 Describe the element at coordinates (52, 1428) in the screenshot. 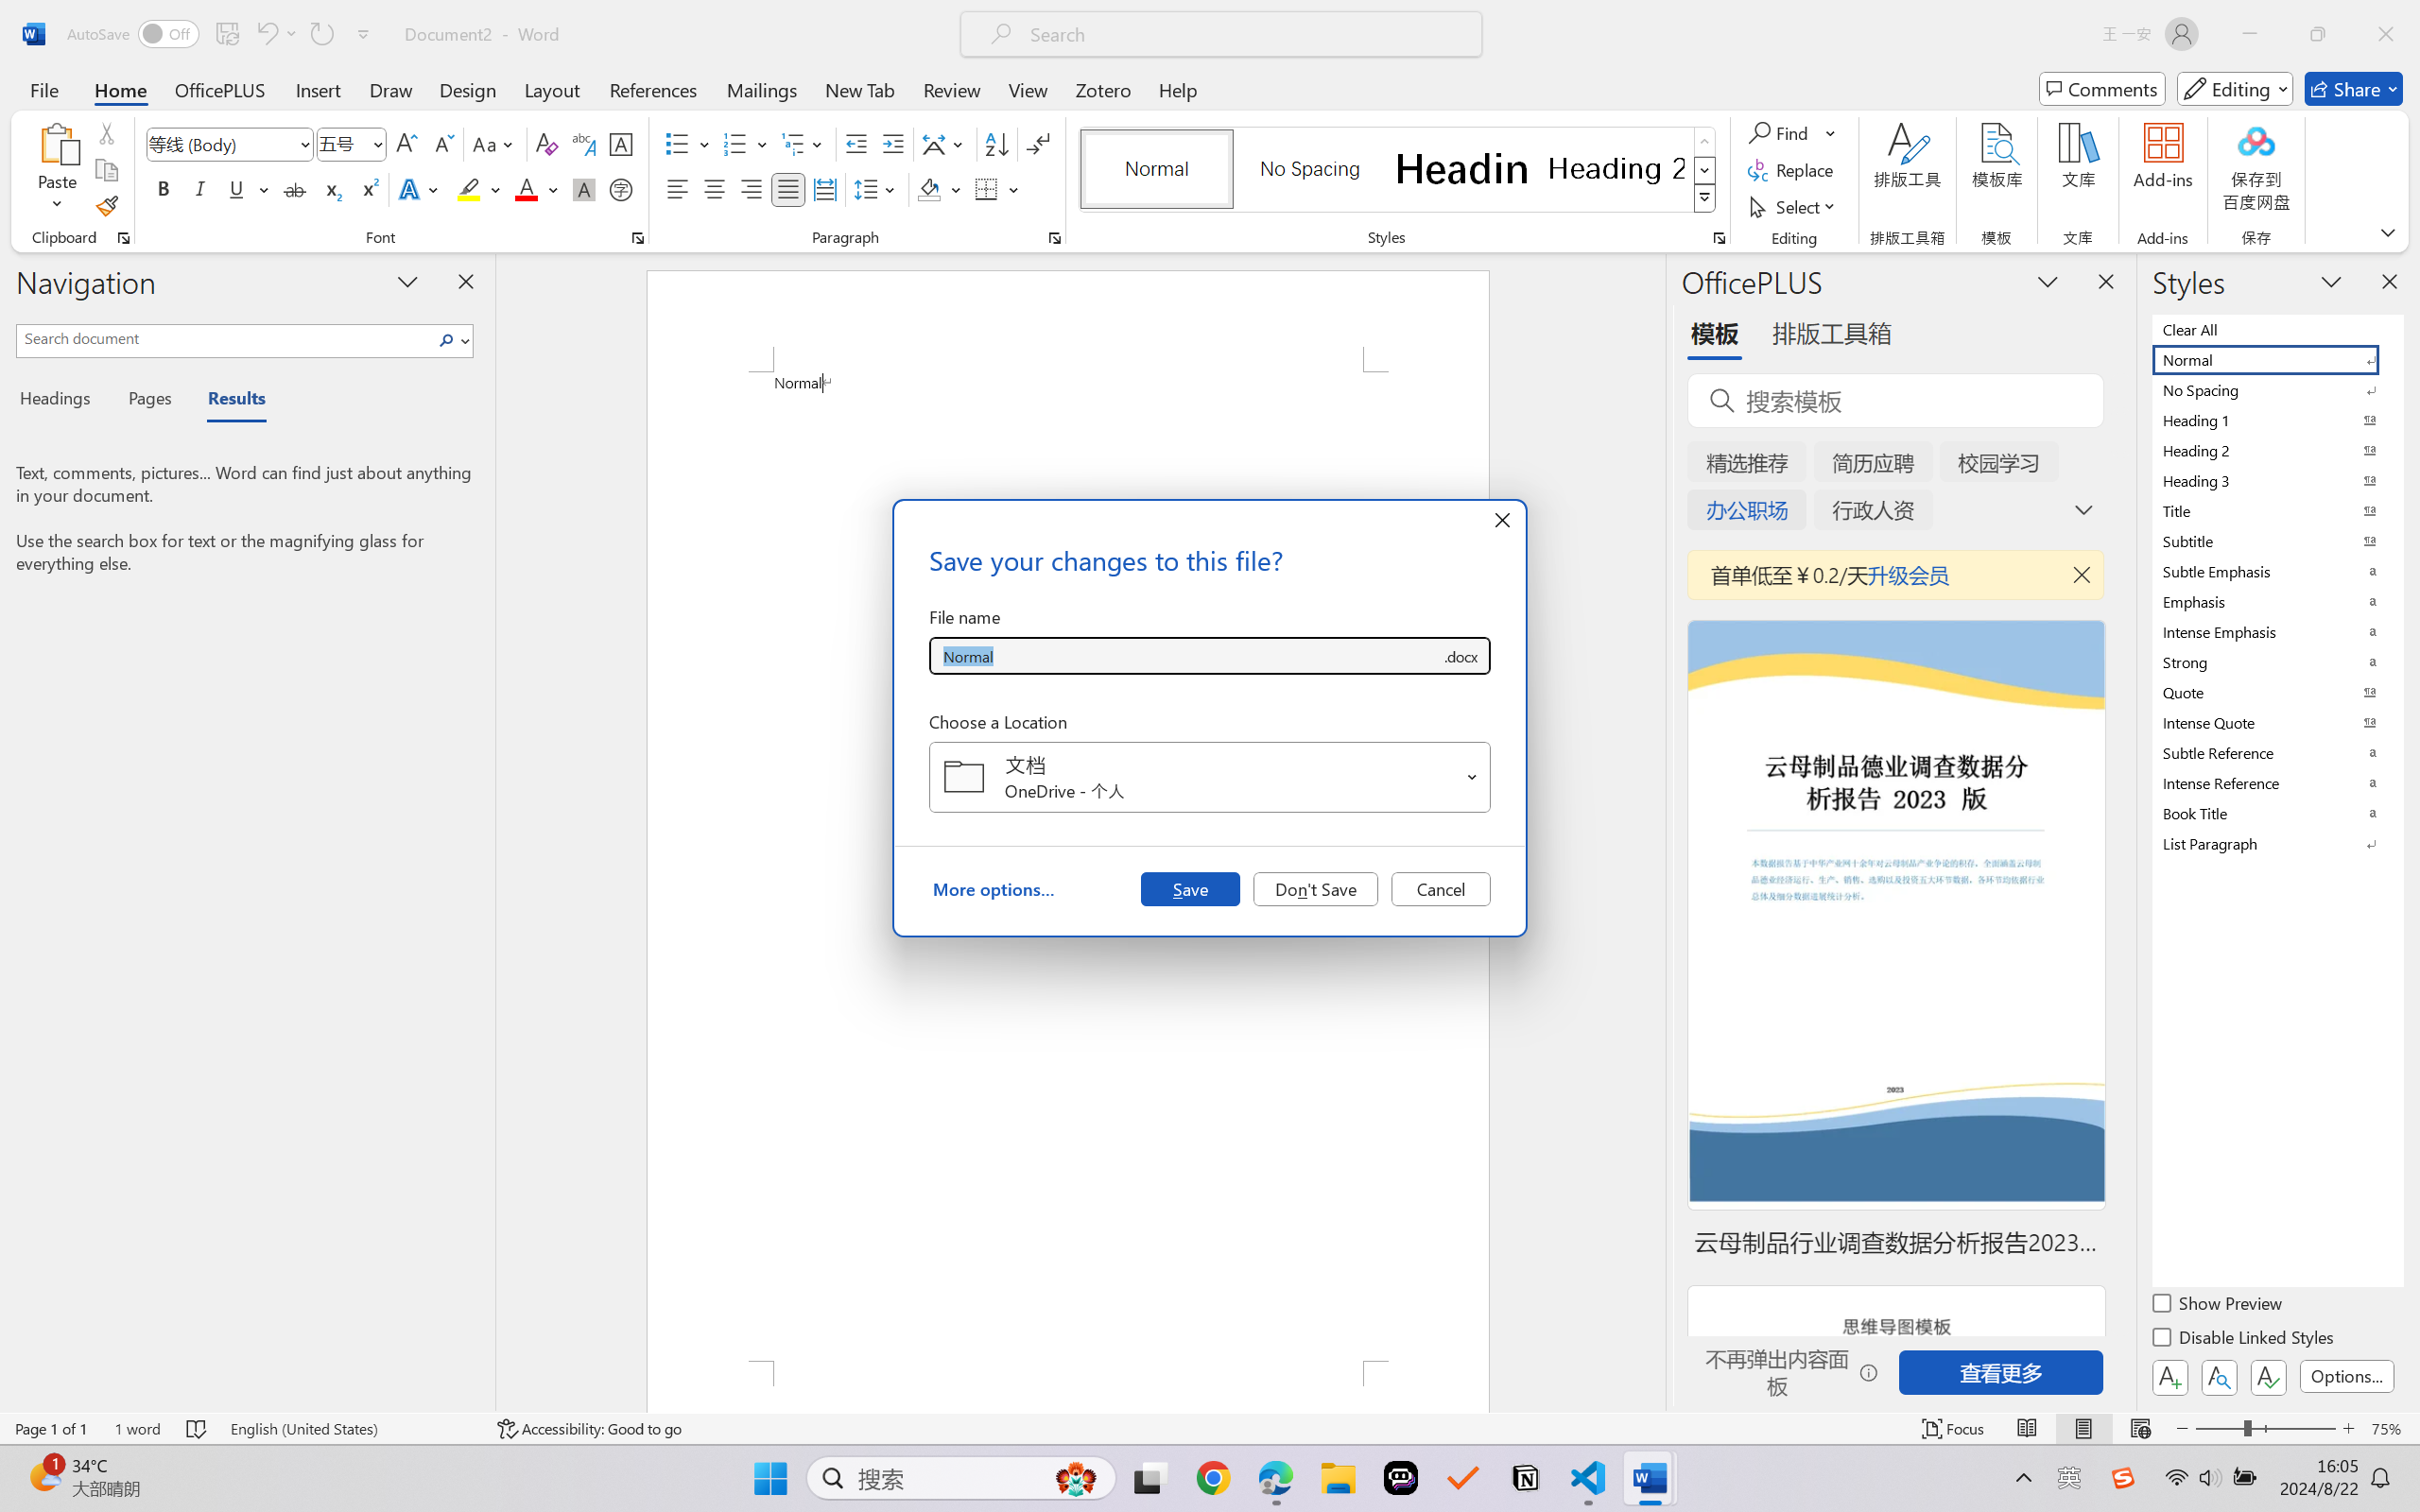

I see `'Page Number Page 1 of 1'` at that location.